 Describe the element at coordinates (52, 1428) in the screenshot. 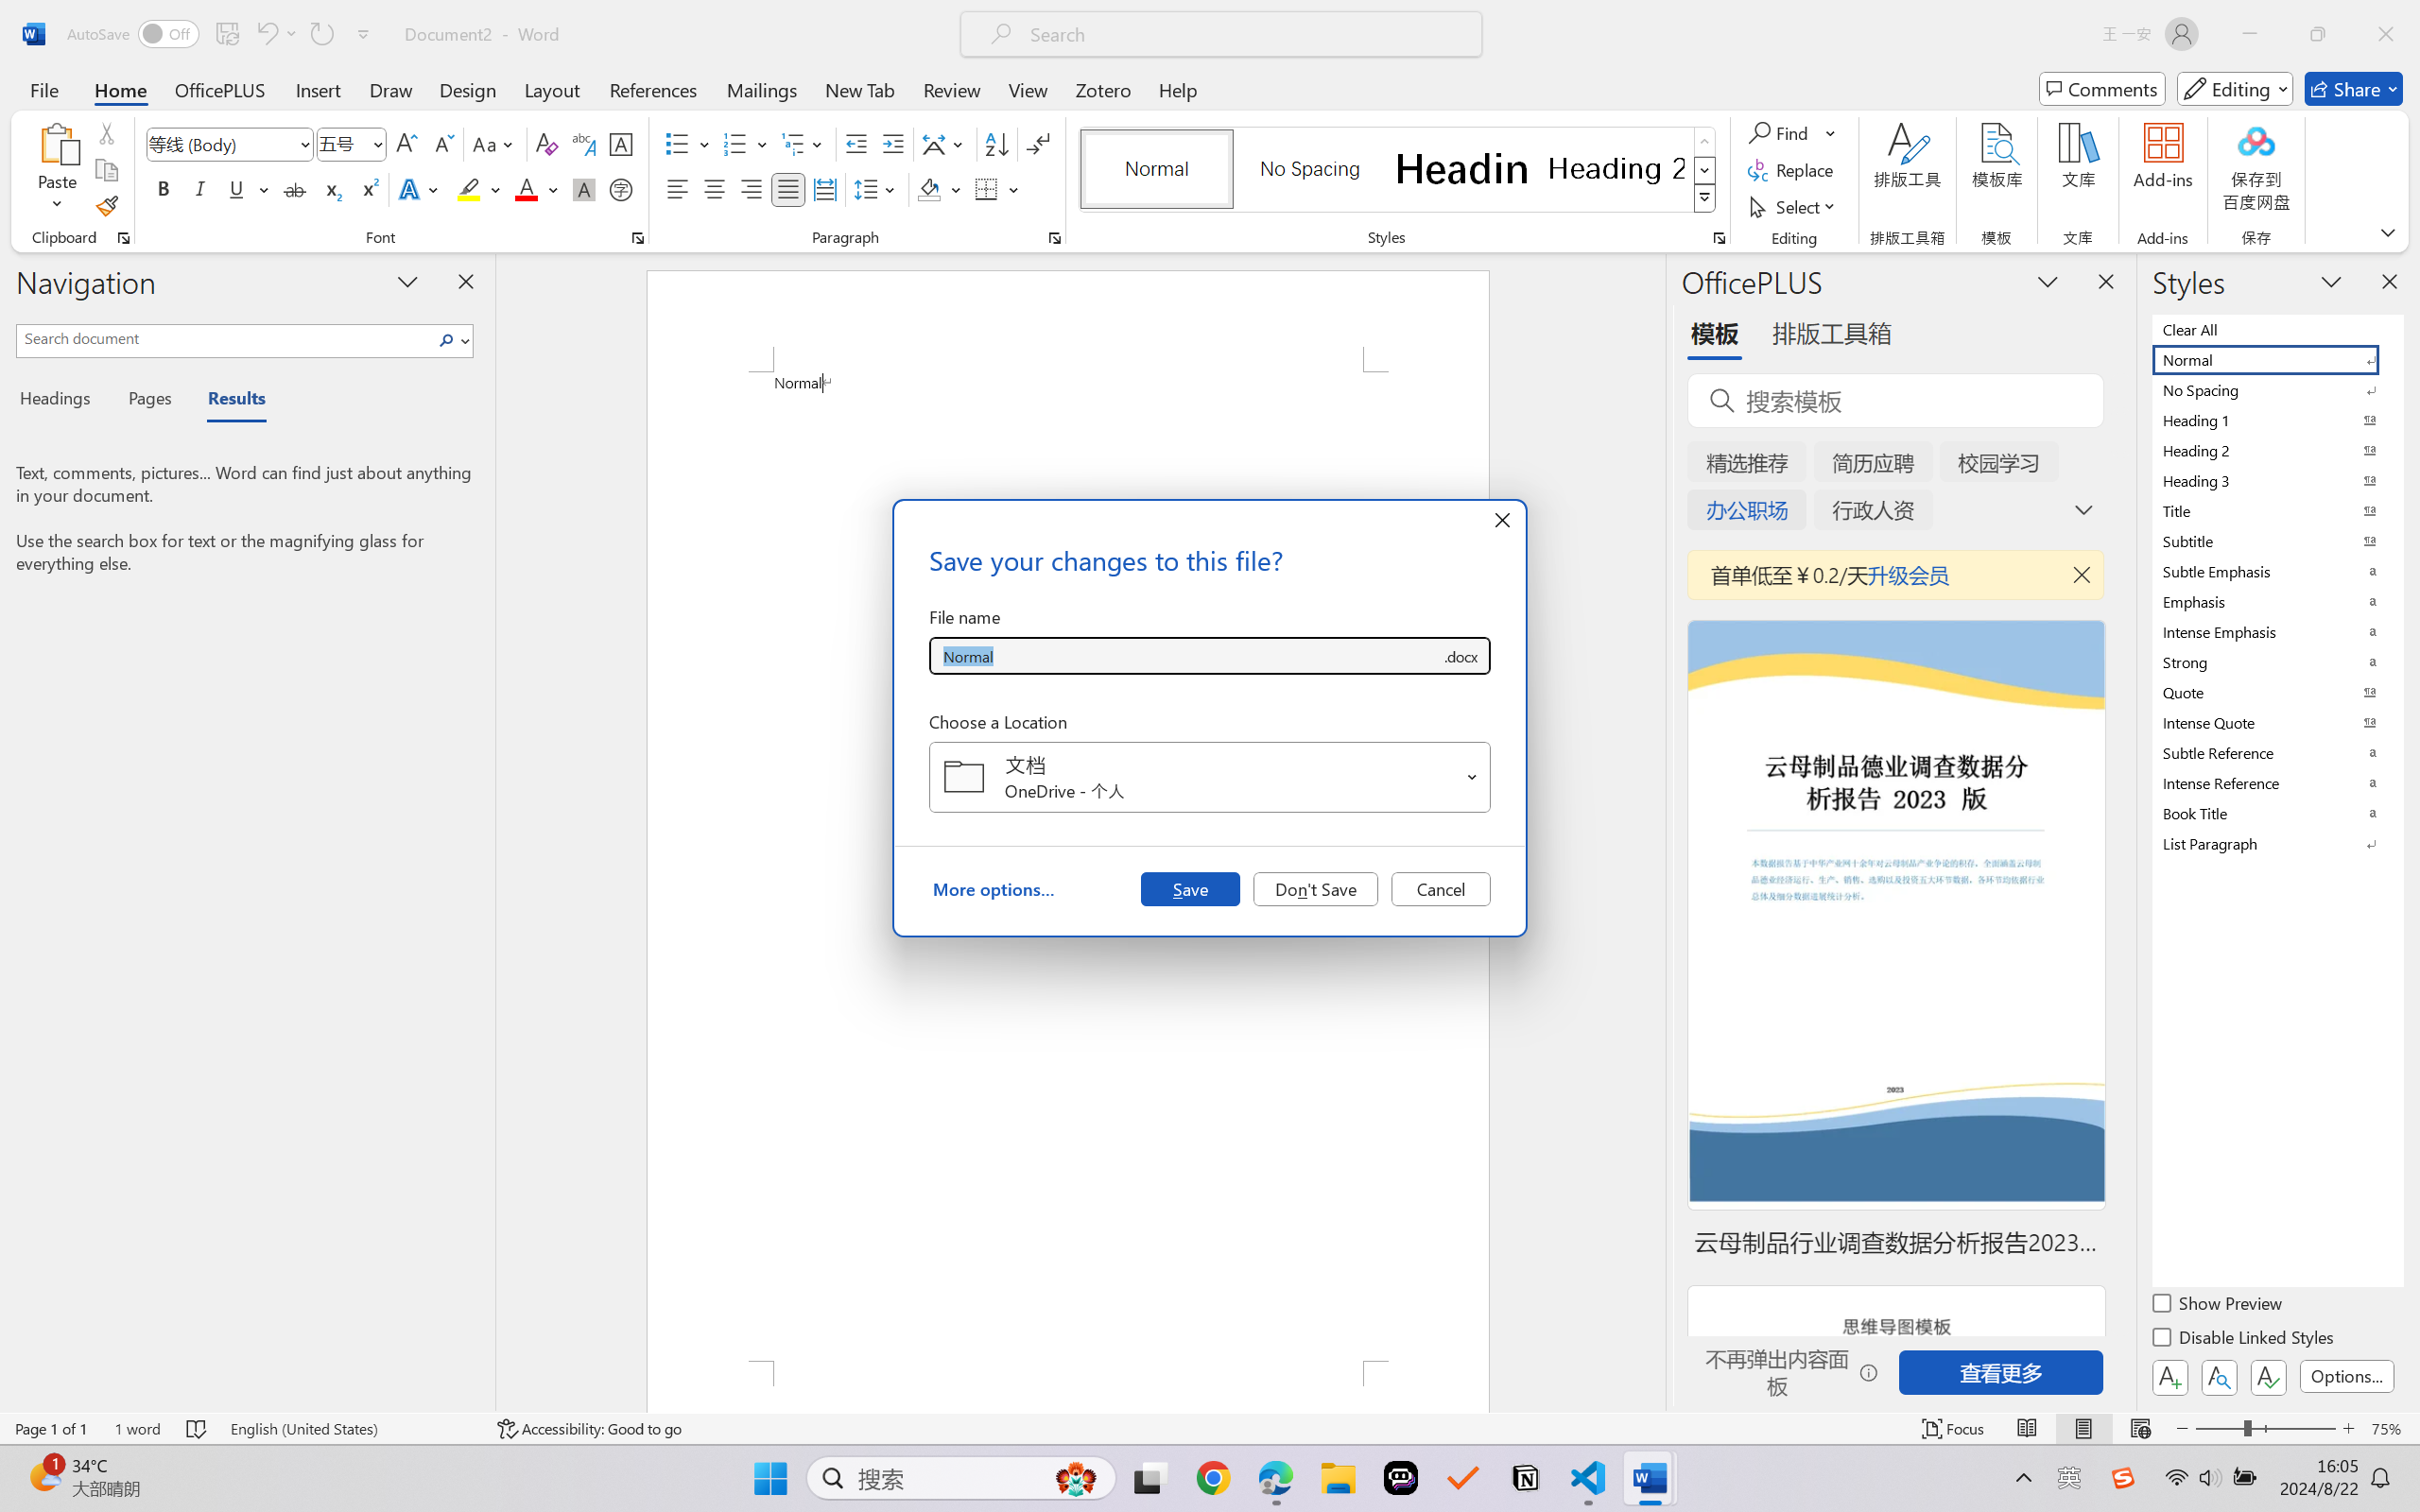

I see `'Page Number Page 1 of 1'` at that location.